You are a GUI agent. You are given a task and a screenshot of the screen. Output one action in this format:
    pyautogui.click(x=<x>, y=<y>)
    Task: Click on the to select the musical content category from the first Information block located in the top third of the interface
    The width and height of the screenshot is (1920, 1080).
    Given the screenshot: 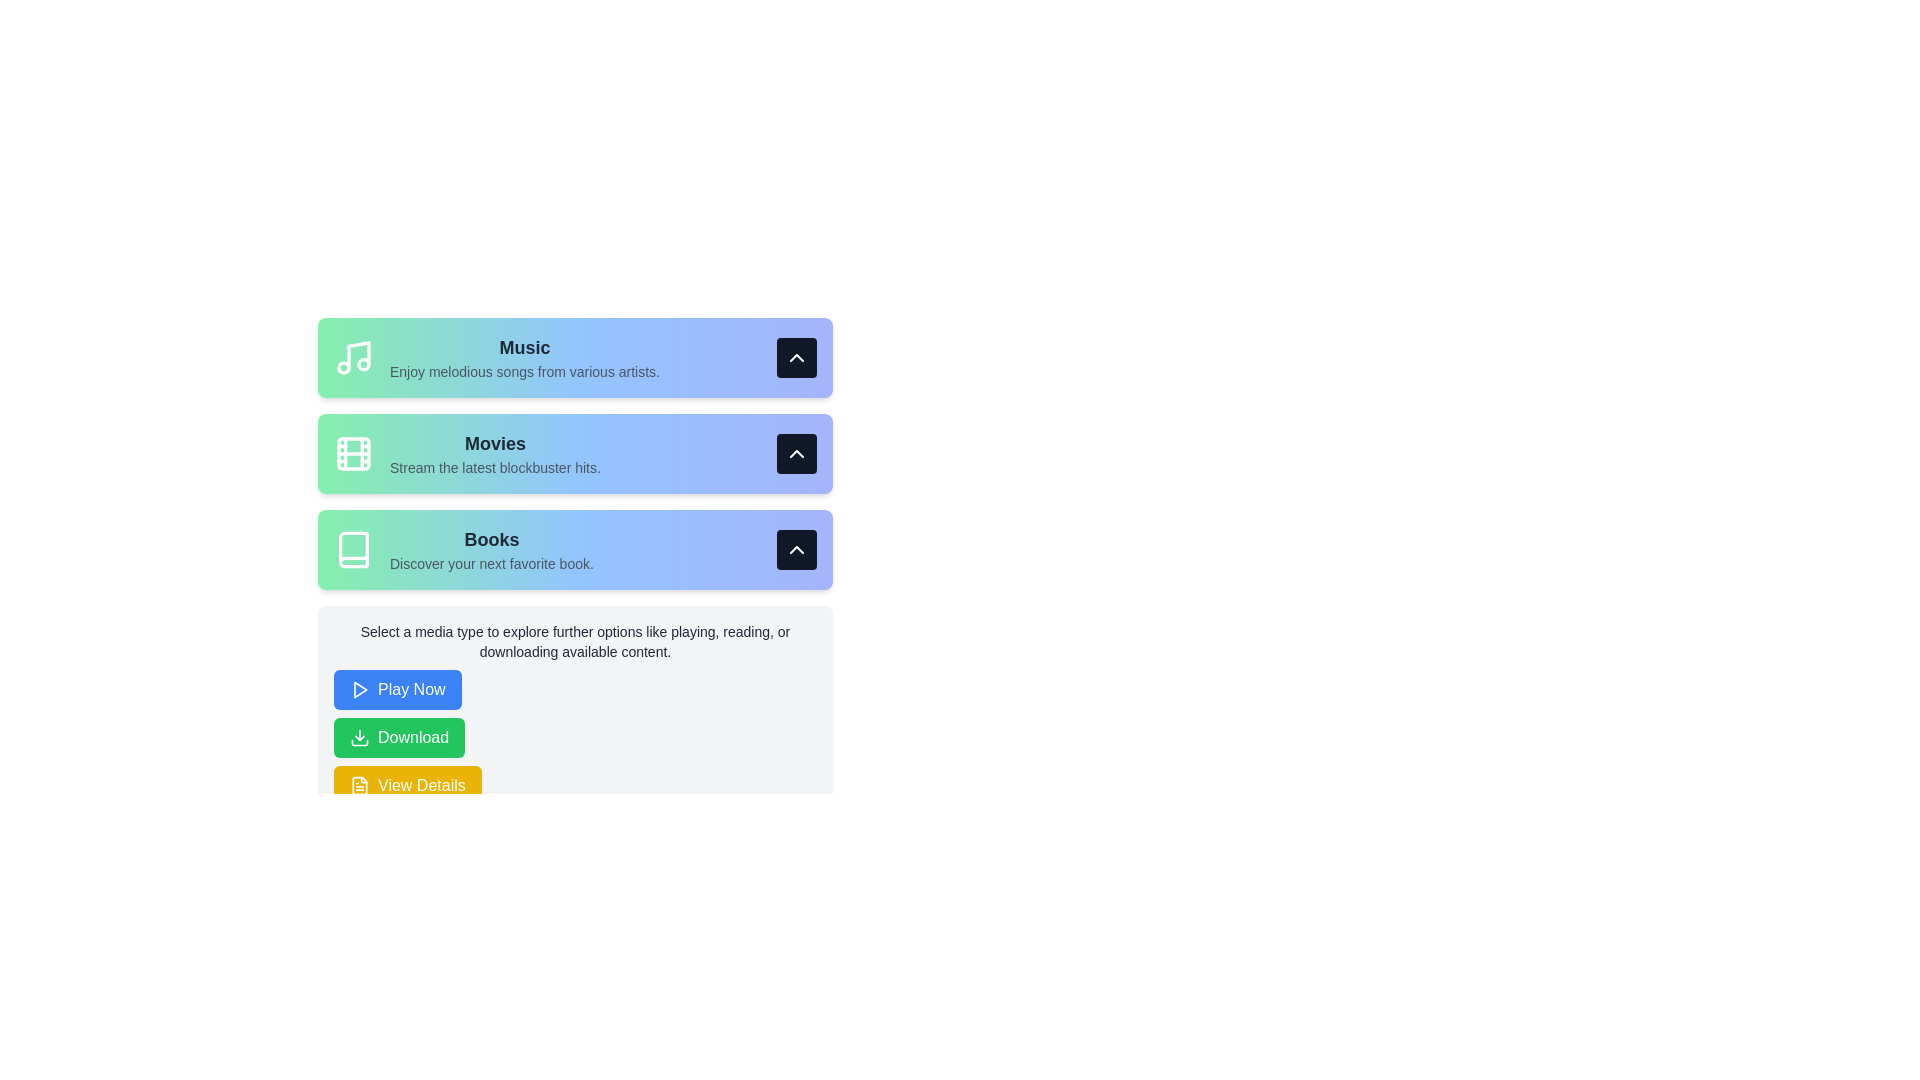 What is the action you would take?
    pyautogui.click(x=497, y=357)
    